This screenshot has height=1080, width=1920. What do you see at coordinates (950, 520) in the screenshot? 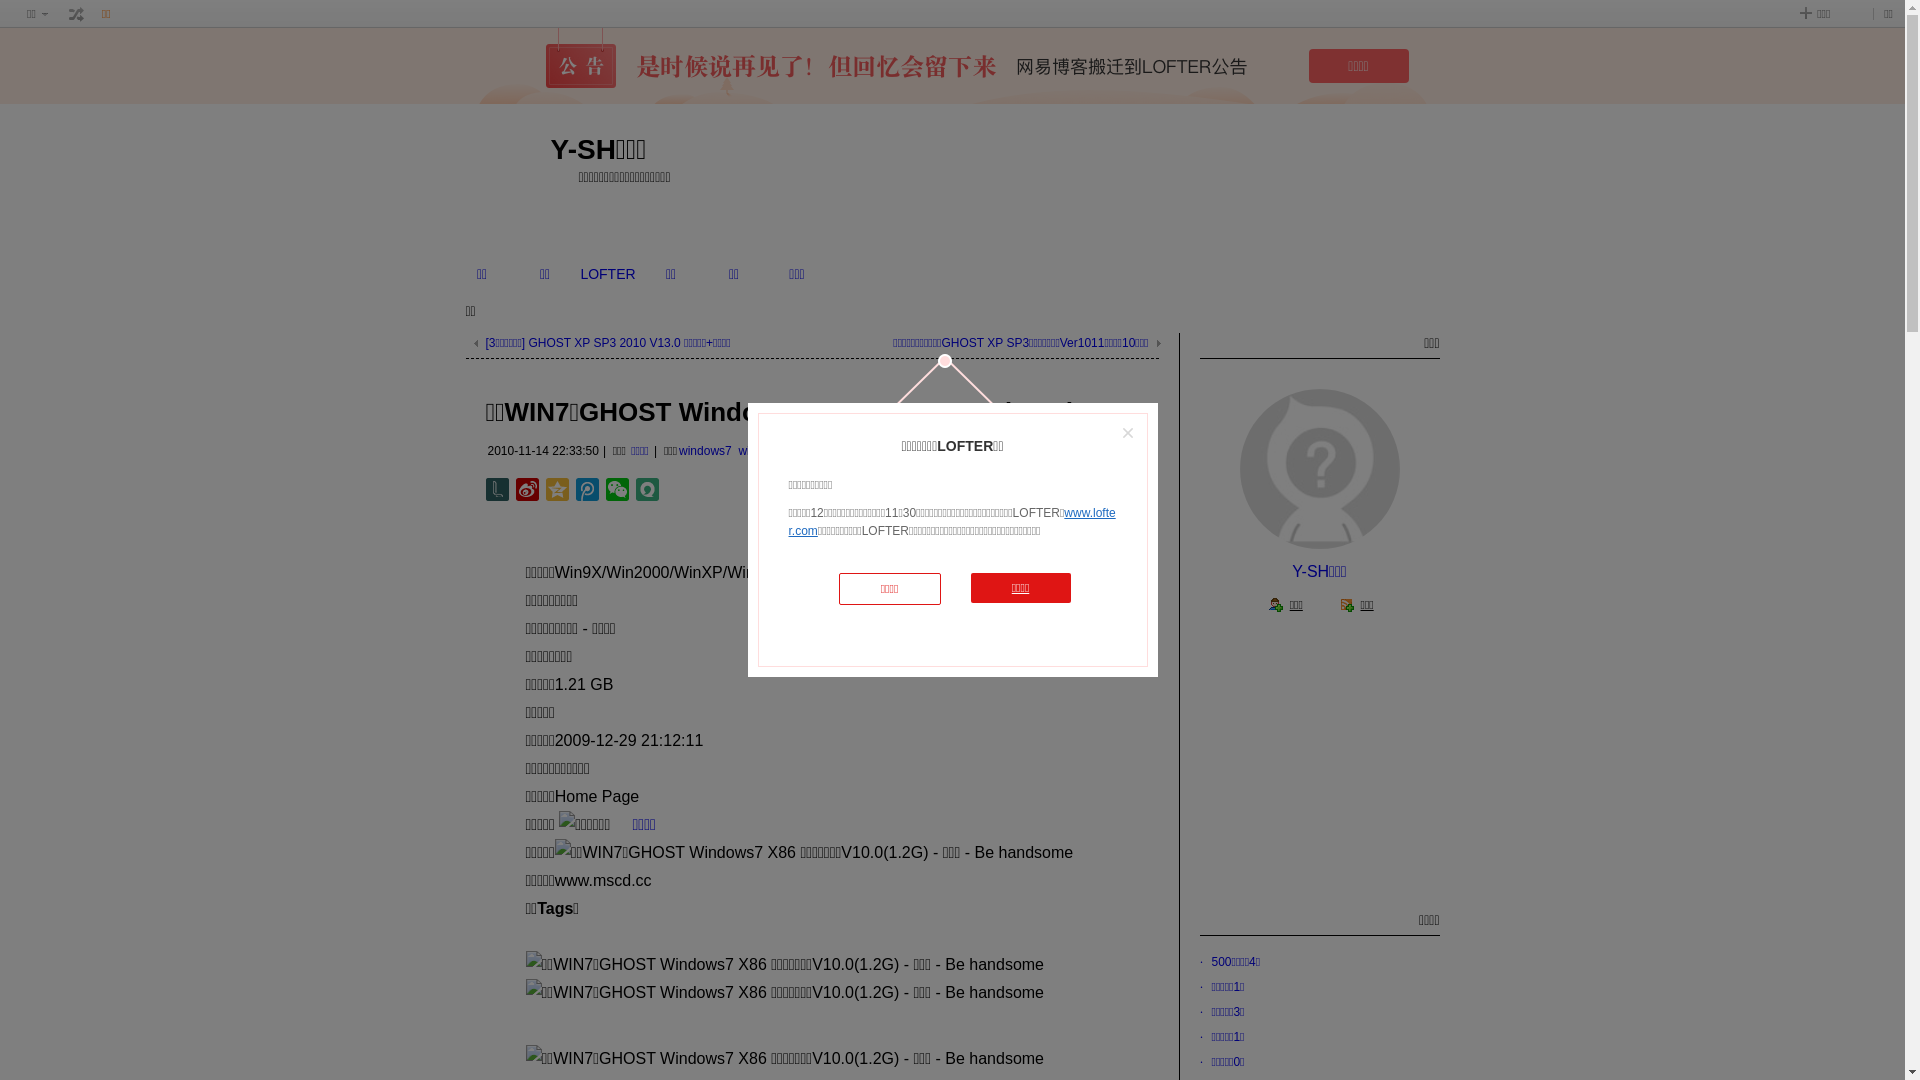
I see `'www.lofter.com'` at bounding box center [950, 520].